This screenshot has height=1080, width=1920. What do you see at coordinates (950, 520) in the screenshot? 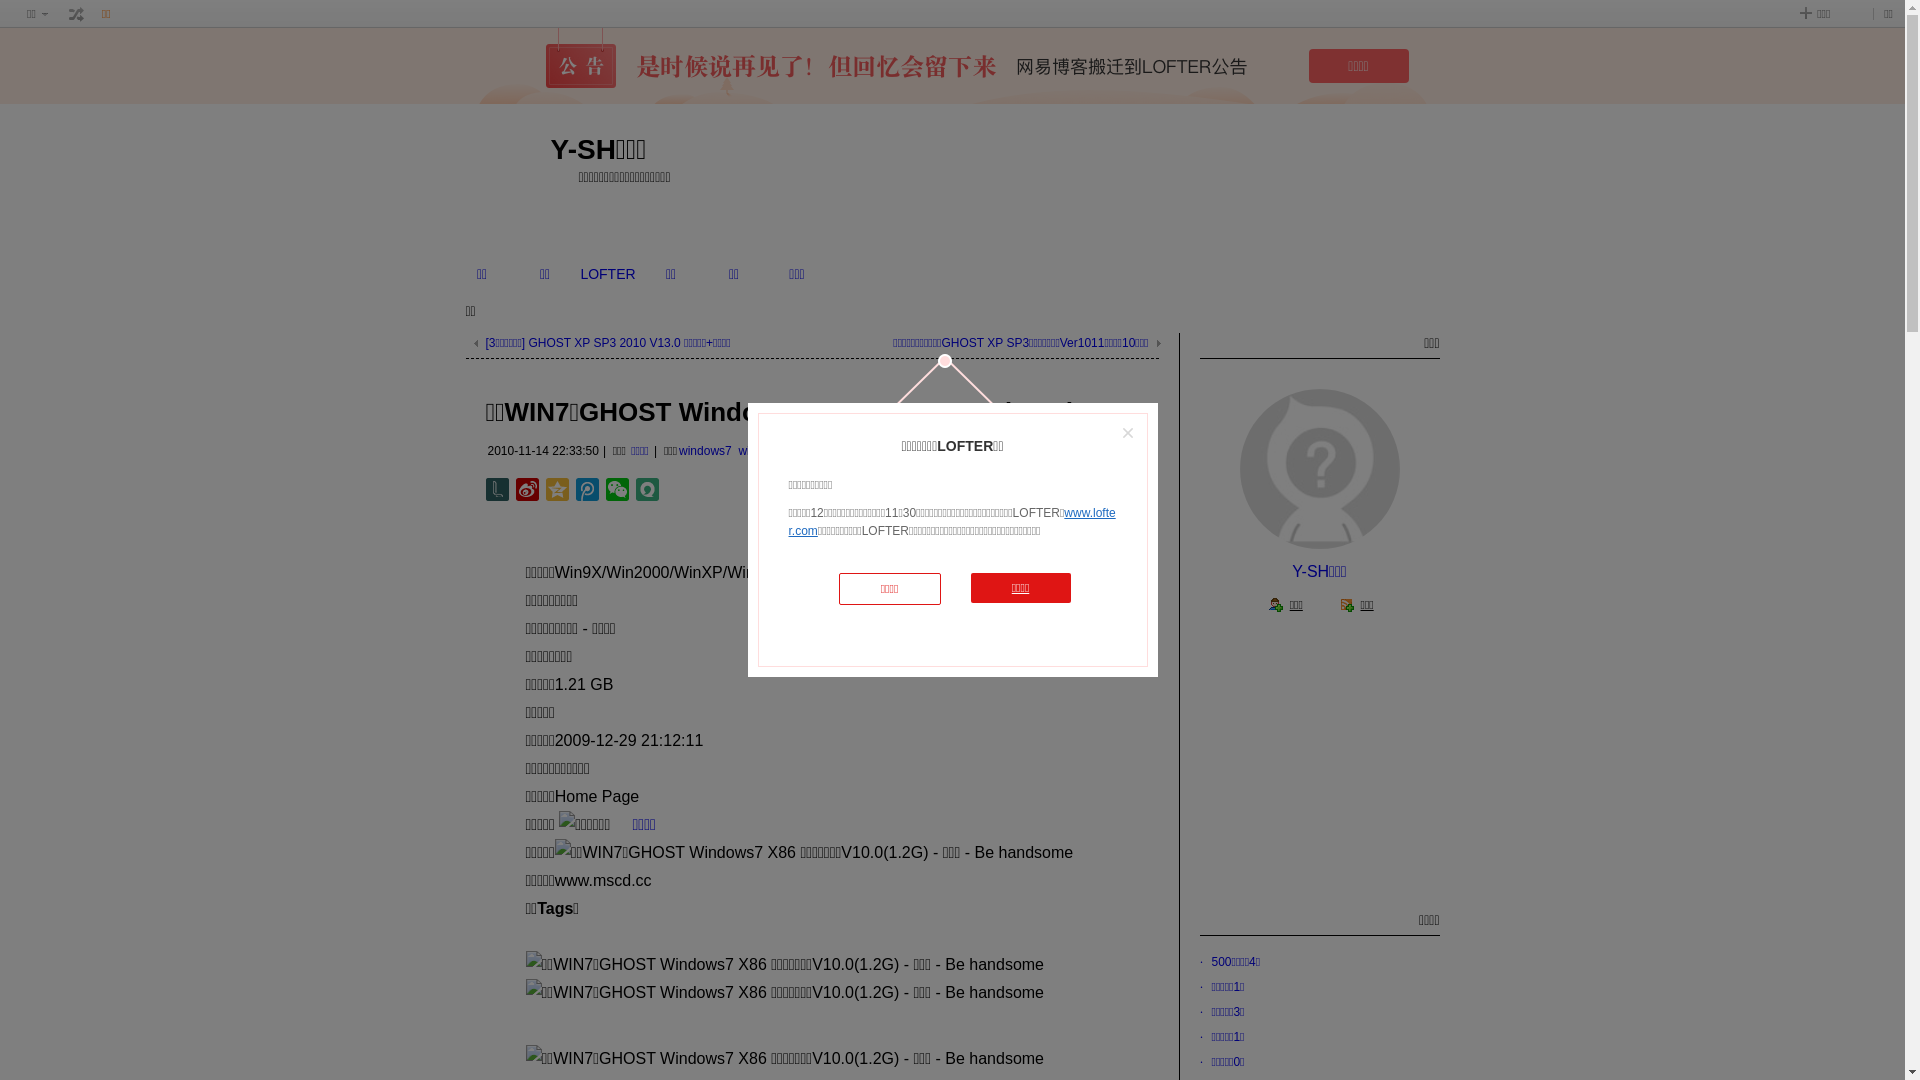
I see `'www.lofter.com'` at bounding box center [950, 520].